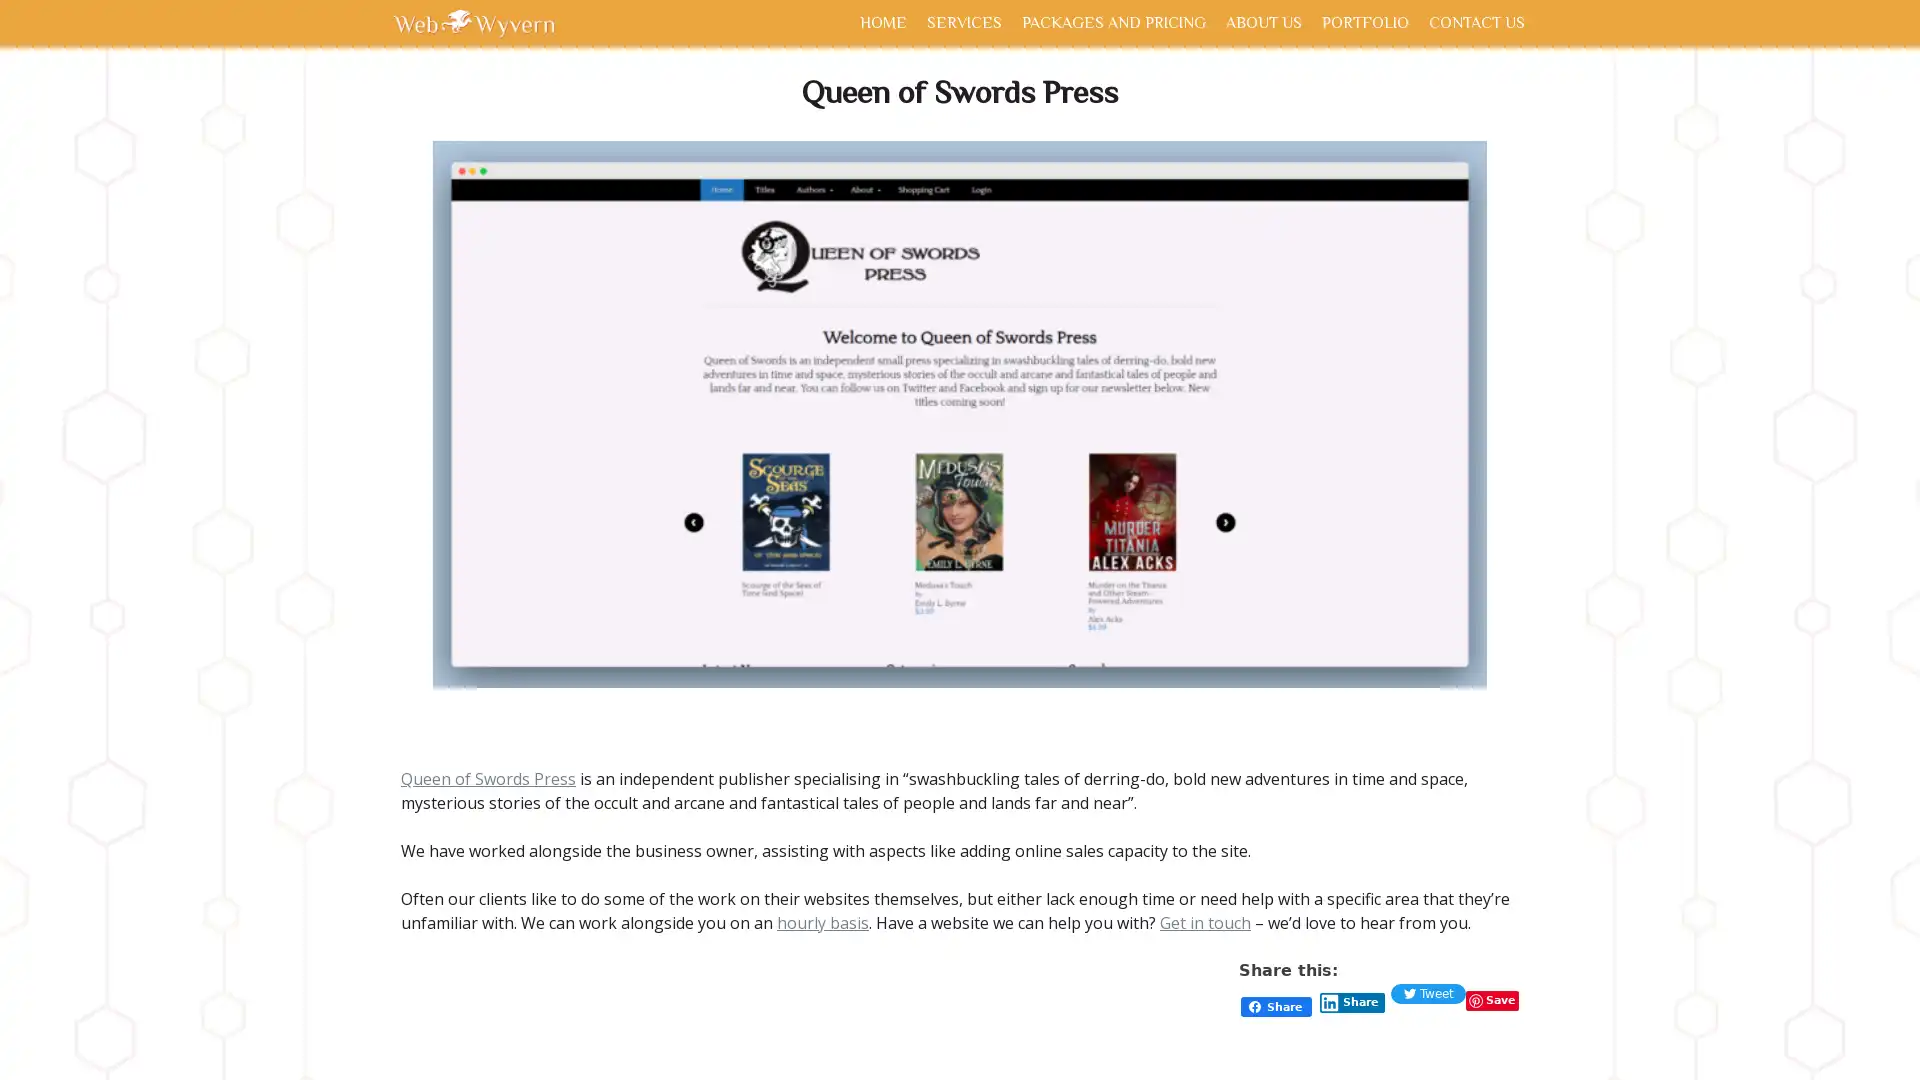 This screenshot has width=1920, height=1080. Describe the element at coordinates (1352, 1002) in the screenshot. I see `Share` at that location.